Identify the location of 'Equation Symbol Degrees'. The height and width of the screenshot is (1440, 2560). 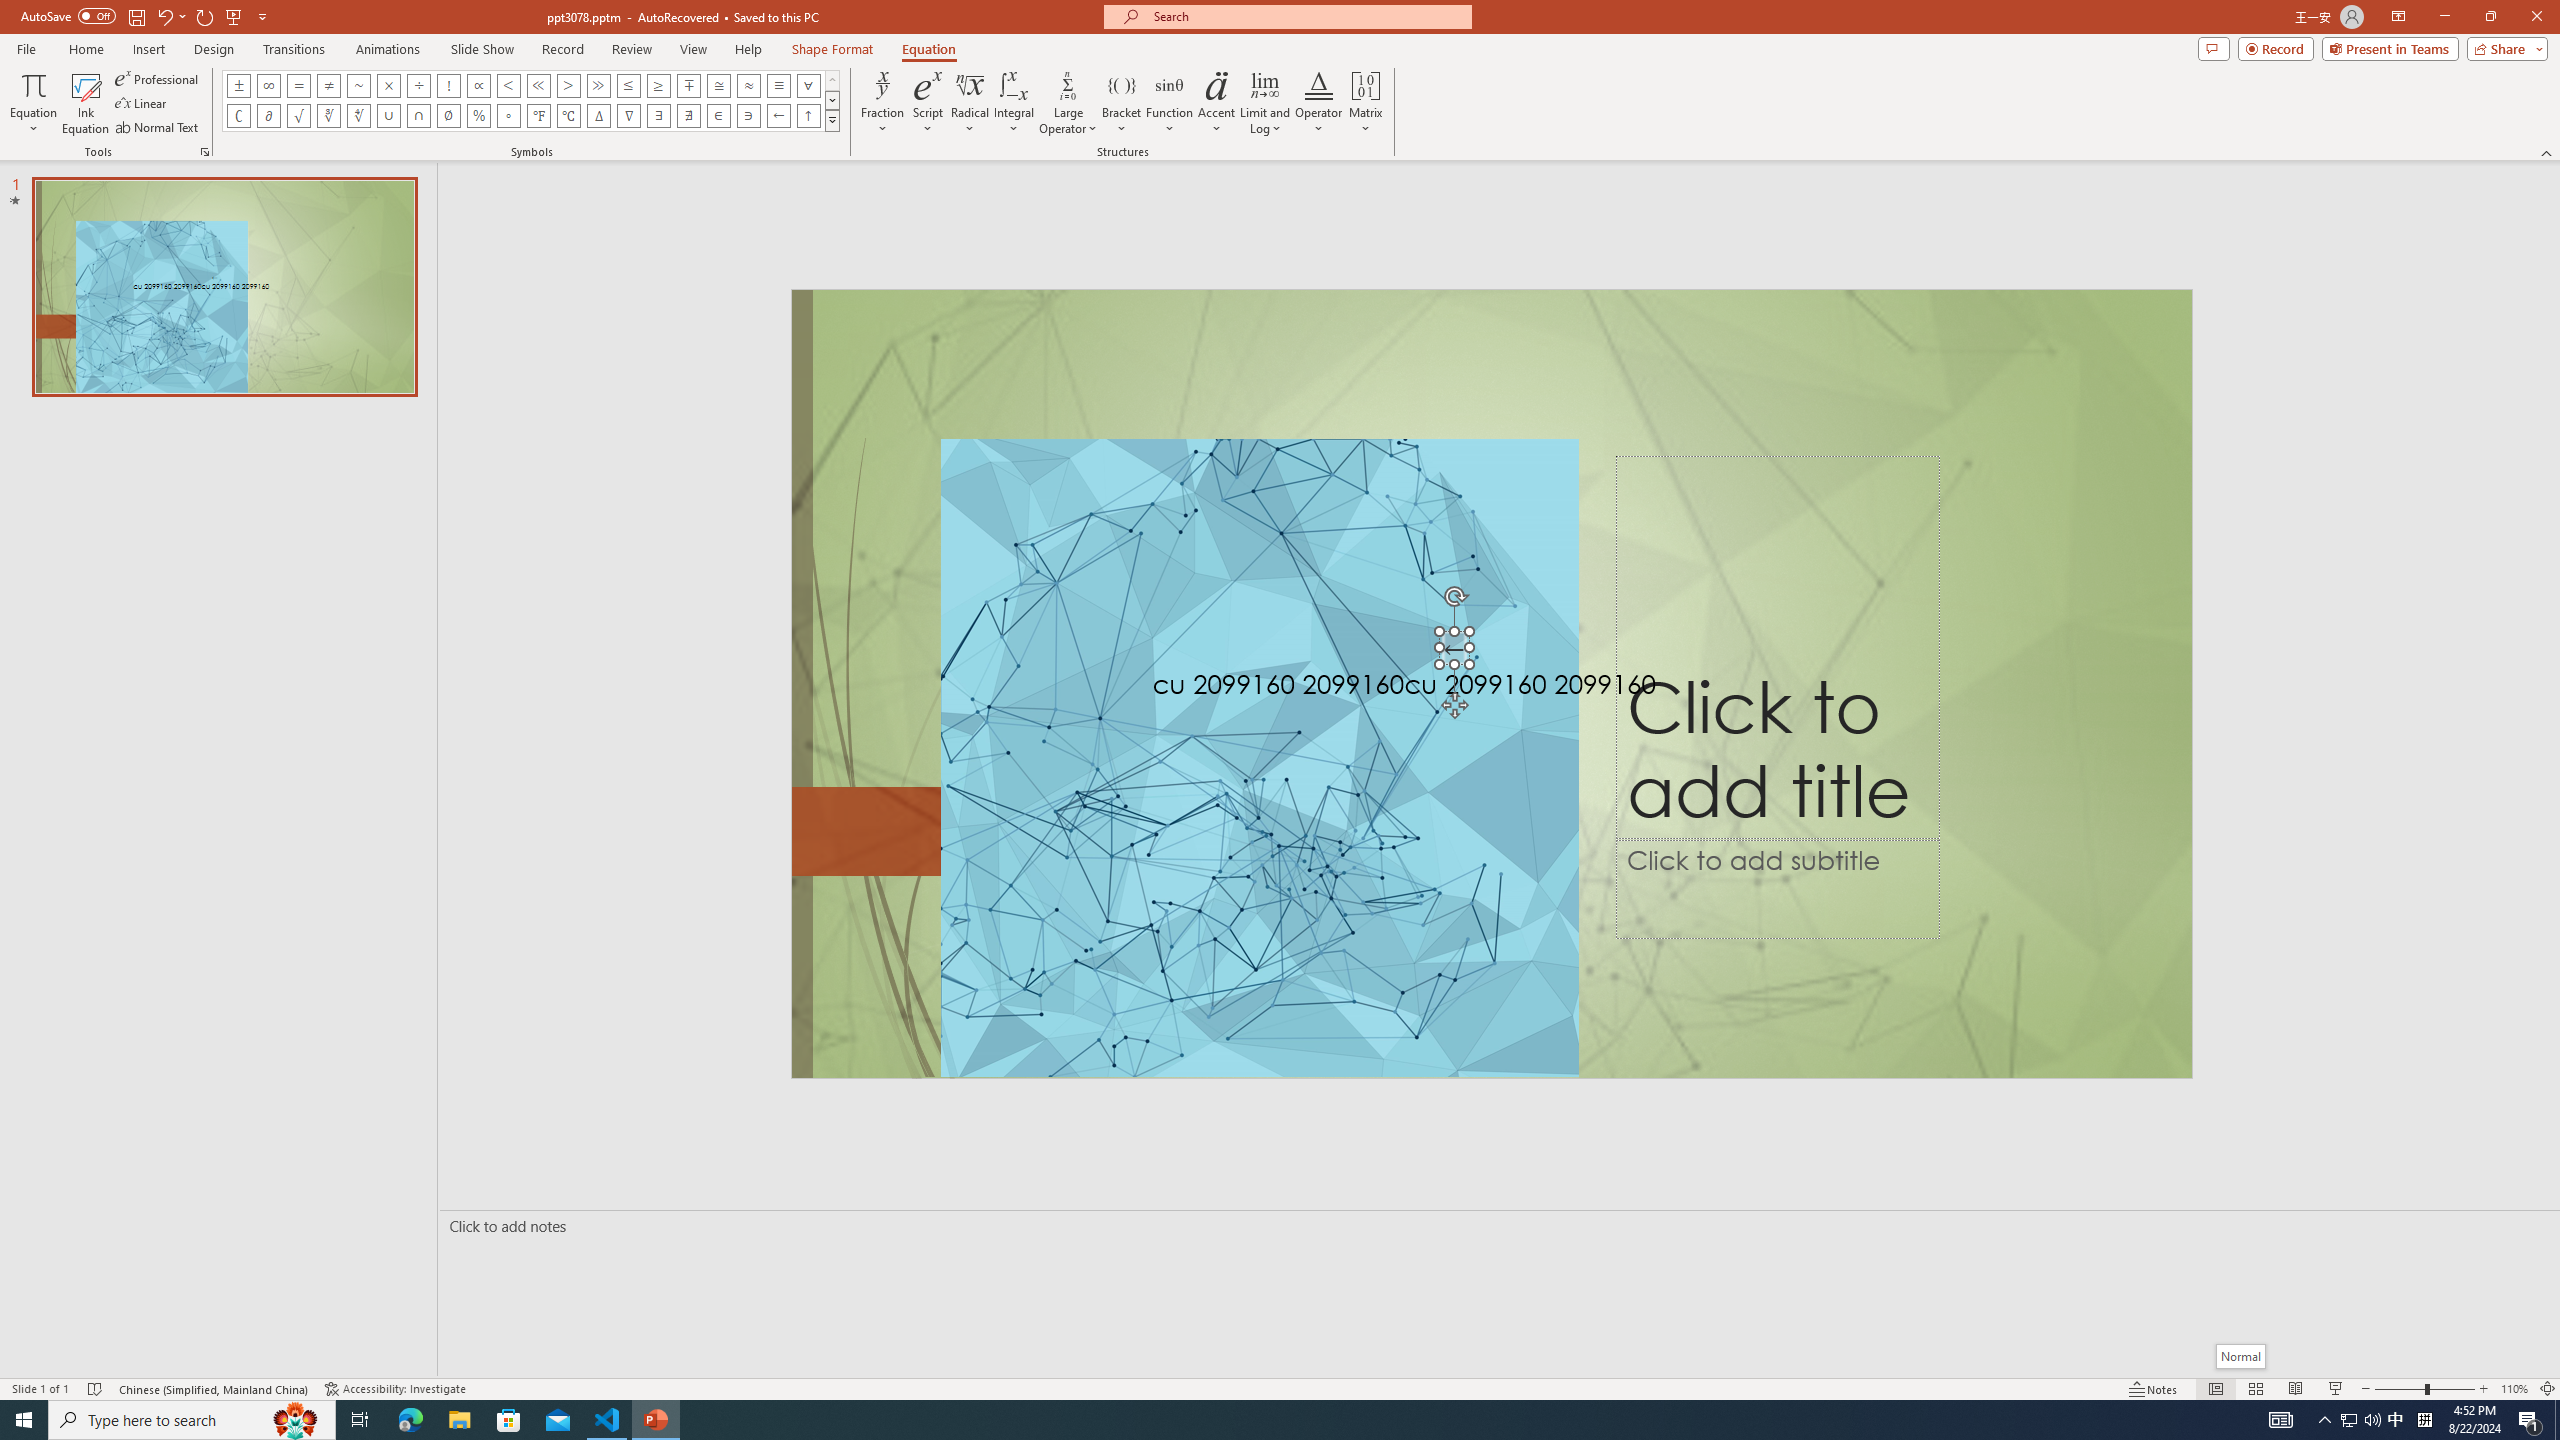
(509, 114).